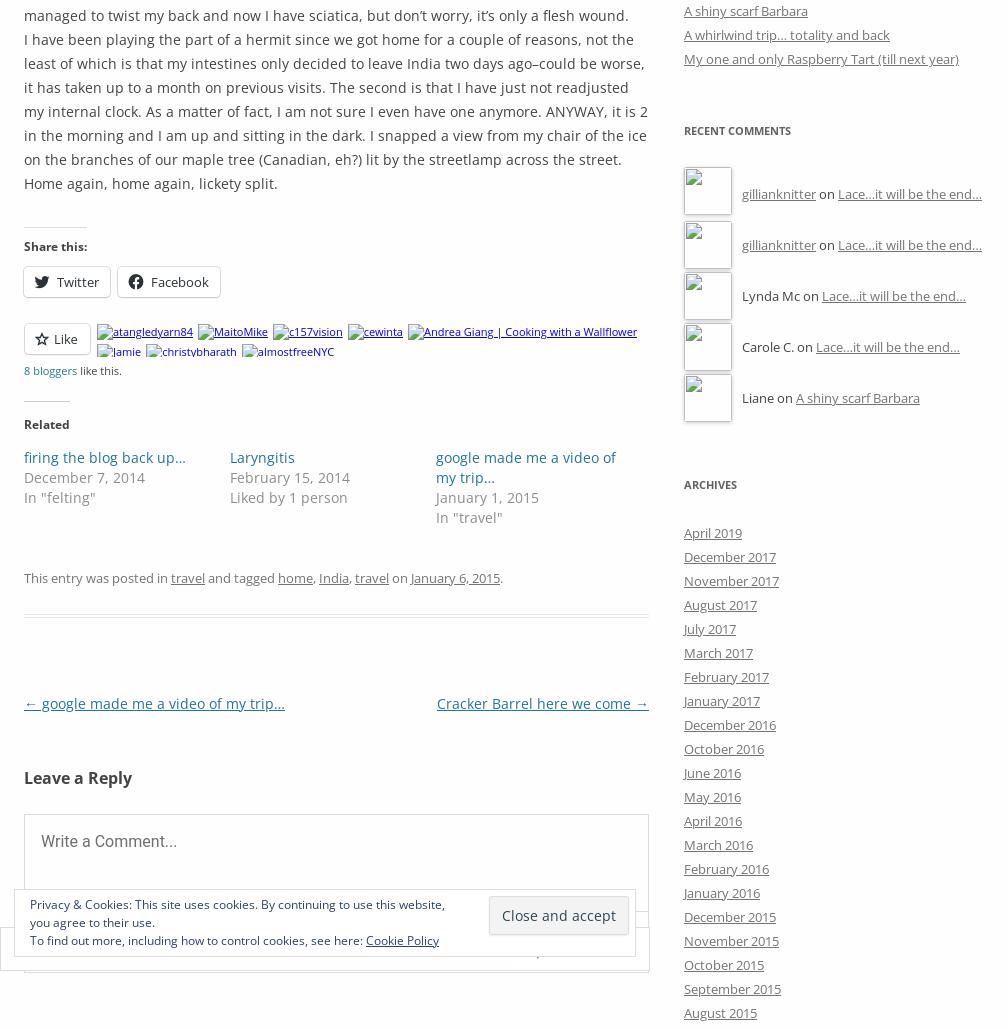 This screenshot has height=1029, width=1008. I want to click on 'Reply', so click(594, 941).